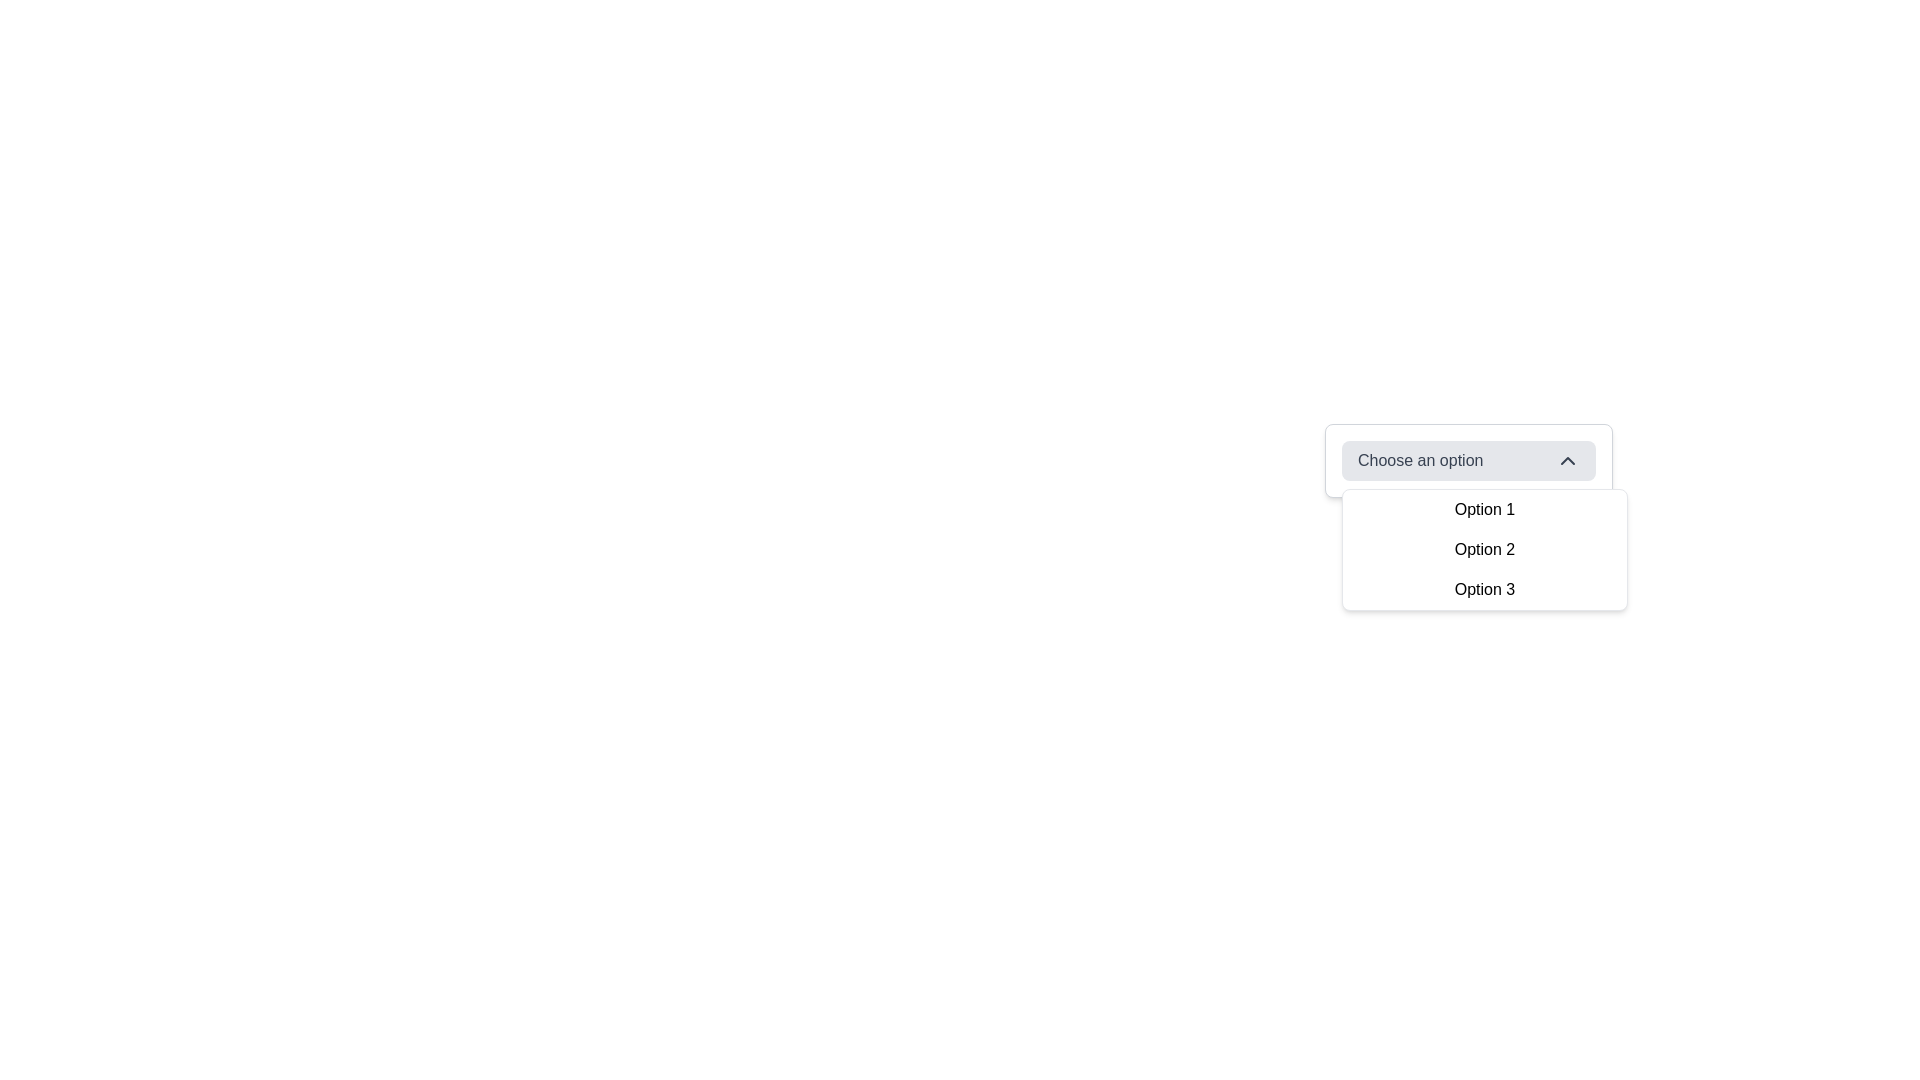 The height and width of the screenshot is (1080, 1920). I want to click on the second option in the dropdown menu that updates the selection to 'Option 2', so click(1484, 550).